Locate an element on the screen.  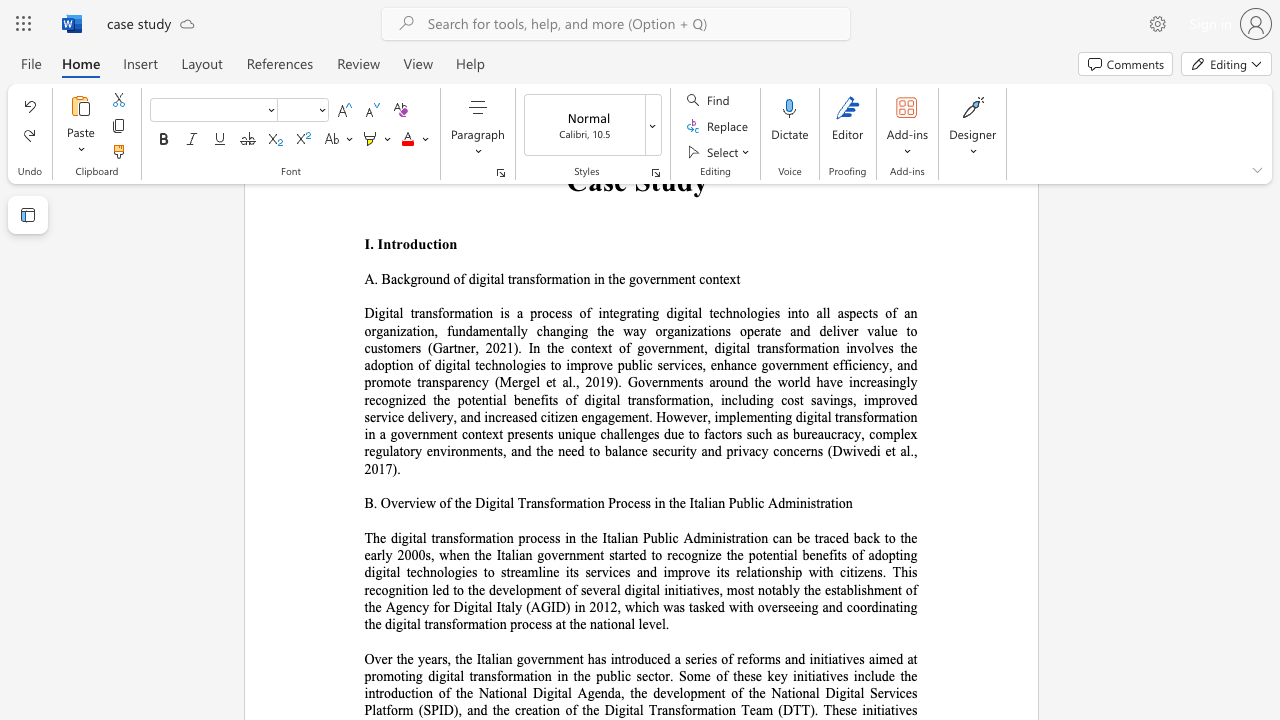
the subset text "ational leve" within the text "on process at the national level." is located at coordinates (595, 623).